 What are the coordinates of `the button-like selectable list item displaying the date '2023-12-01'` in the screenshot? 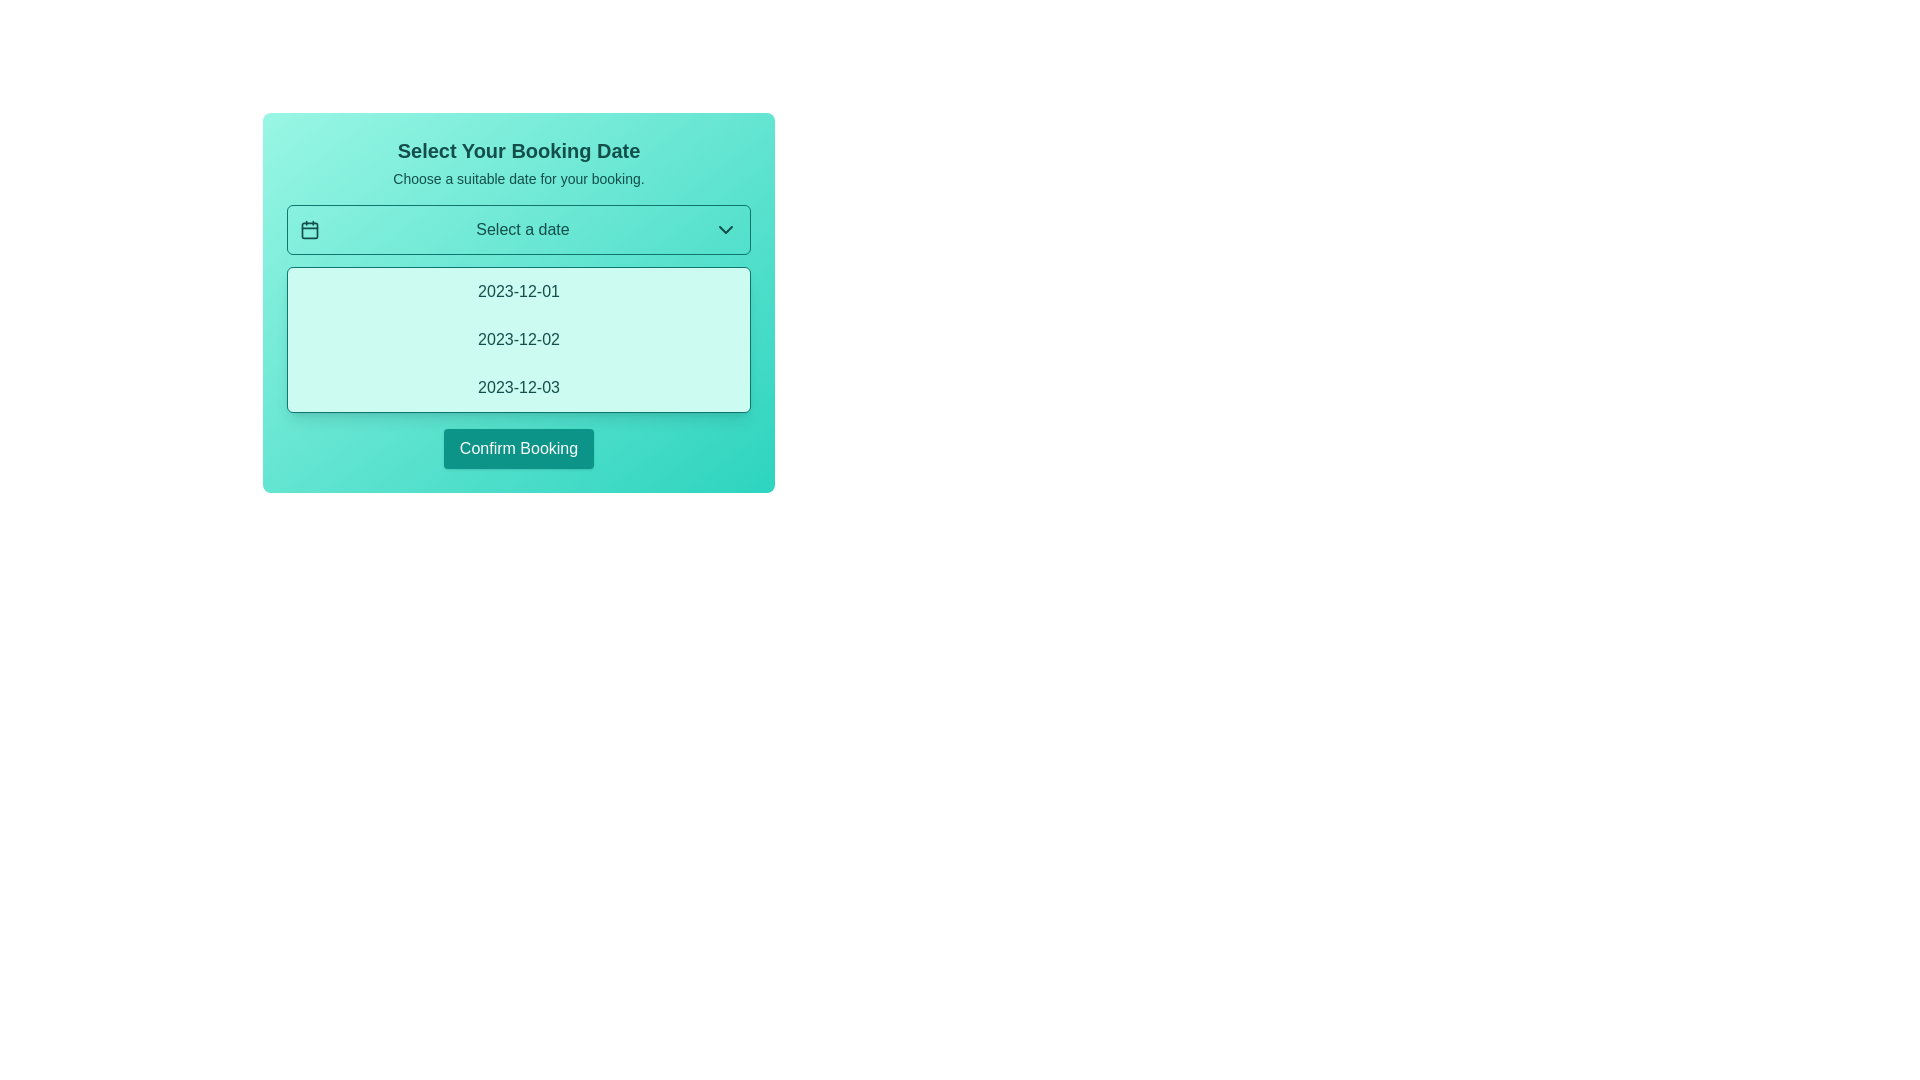 It's located at (518, 292).